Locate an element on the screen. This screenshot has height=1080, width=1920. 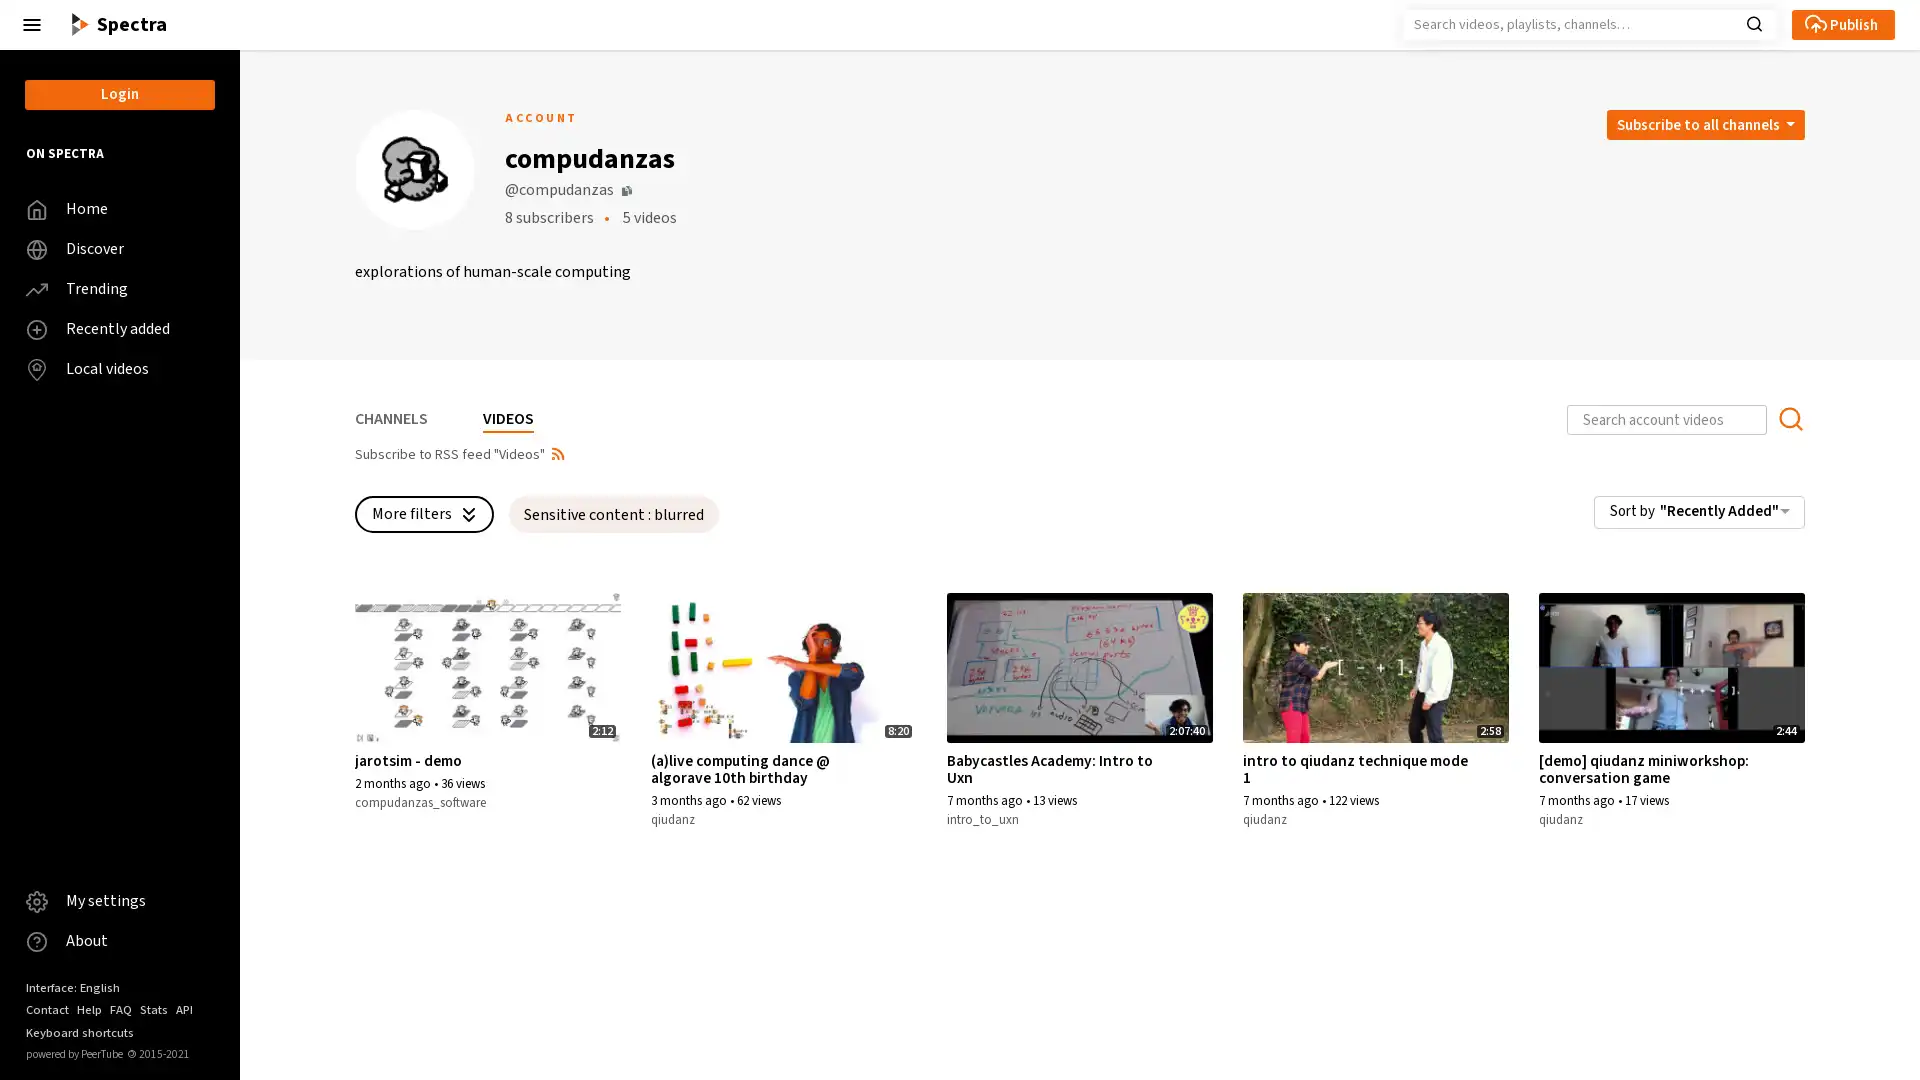
More filters is located at coordinates (423, 513).